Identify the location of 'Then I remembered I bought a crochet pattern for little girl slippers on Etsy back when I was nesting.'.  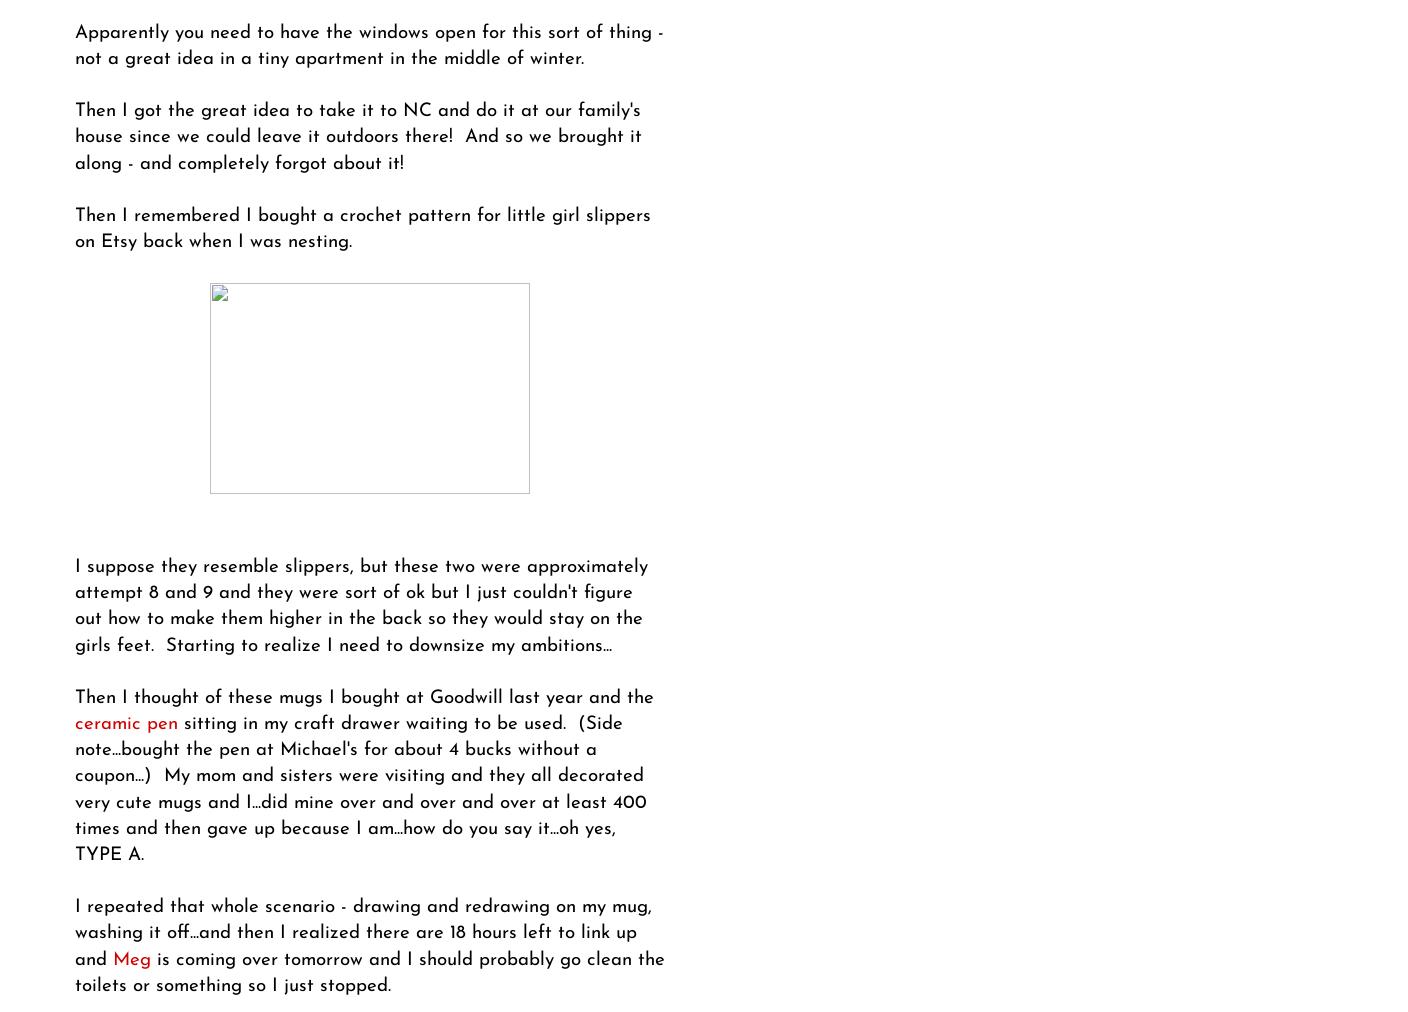
(361, 229).